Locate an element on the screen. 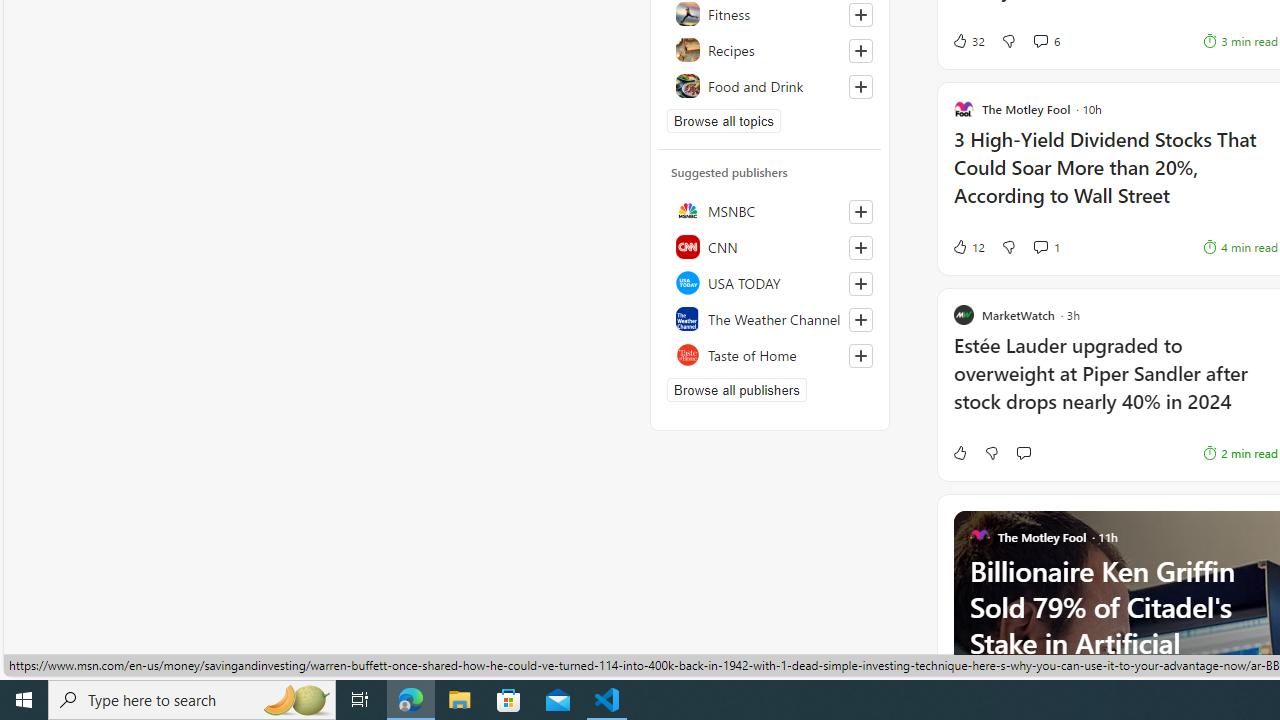  'Follow this source' is located at coordinates (860, 355).